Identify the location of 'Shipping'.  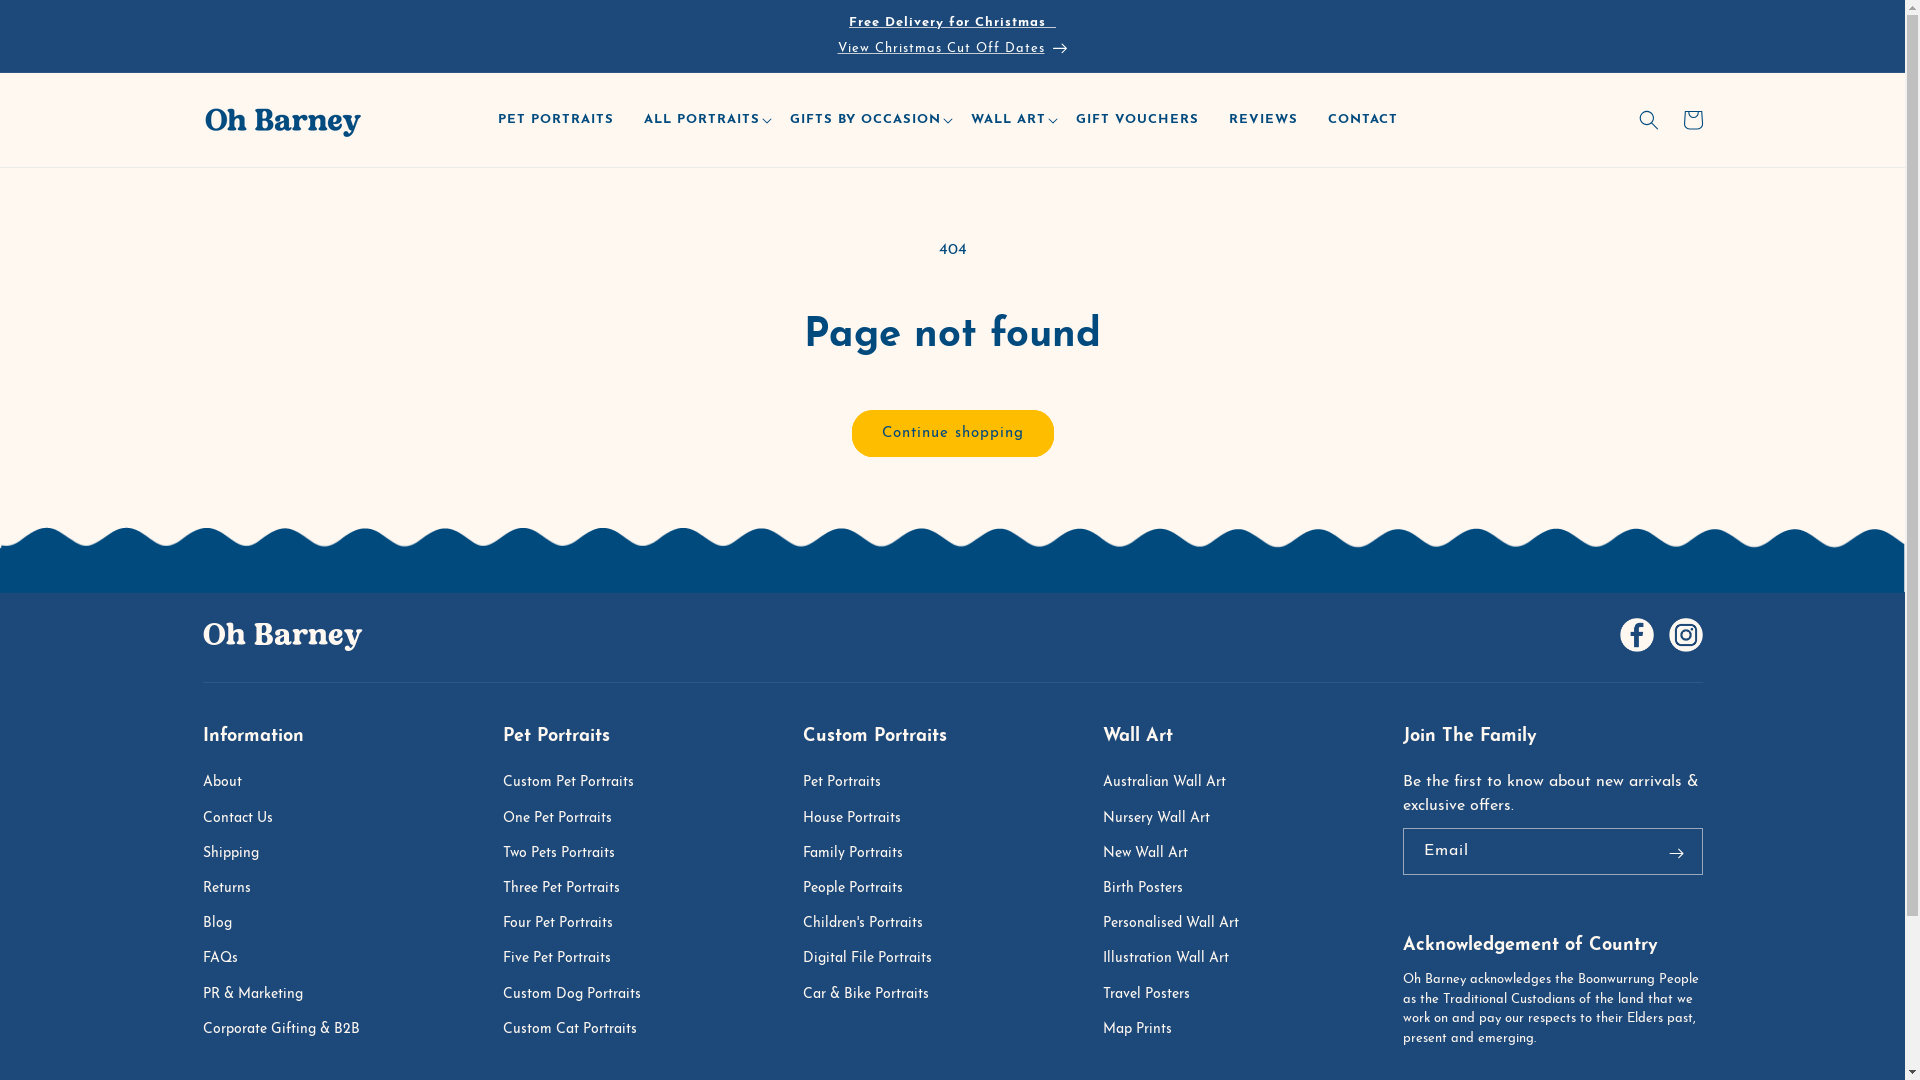
(201, 853).